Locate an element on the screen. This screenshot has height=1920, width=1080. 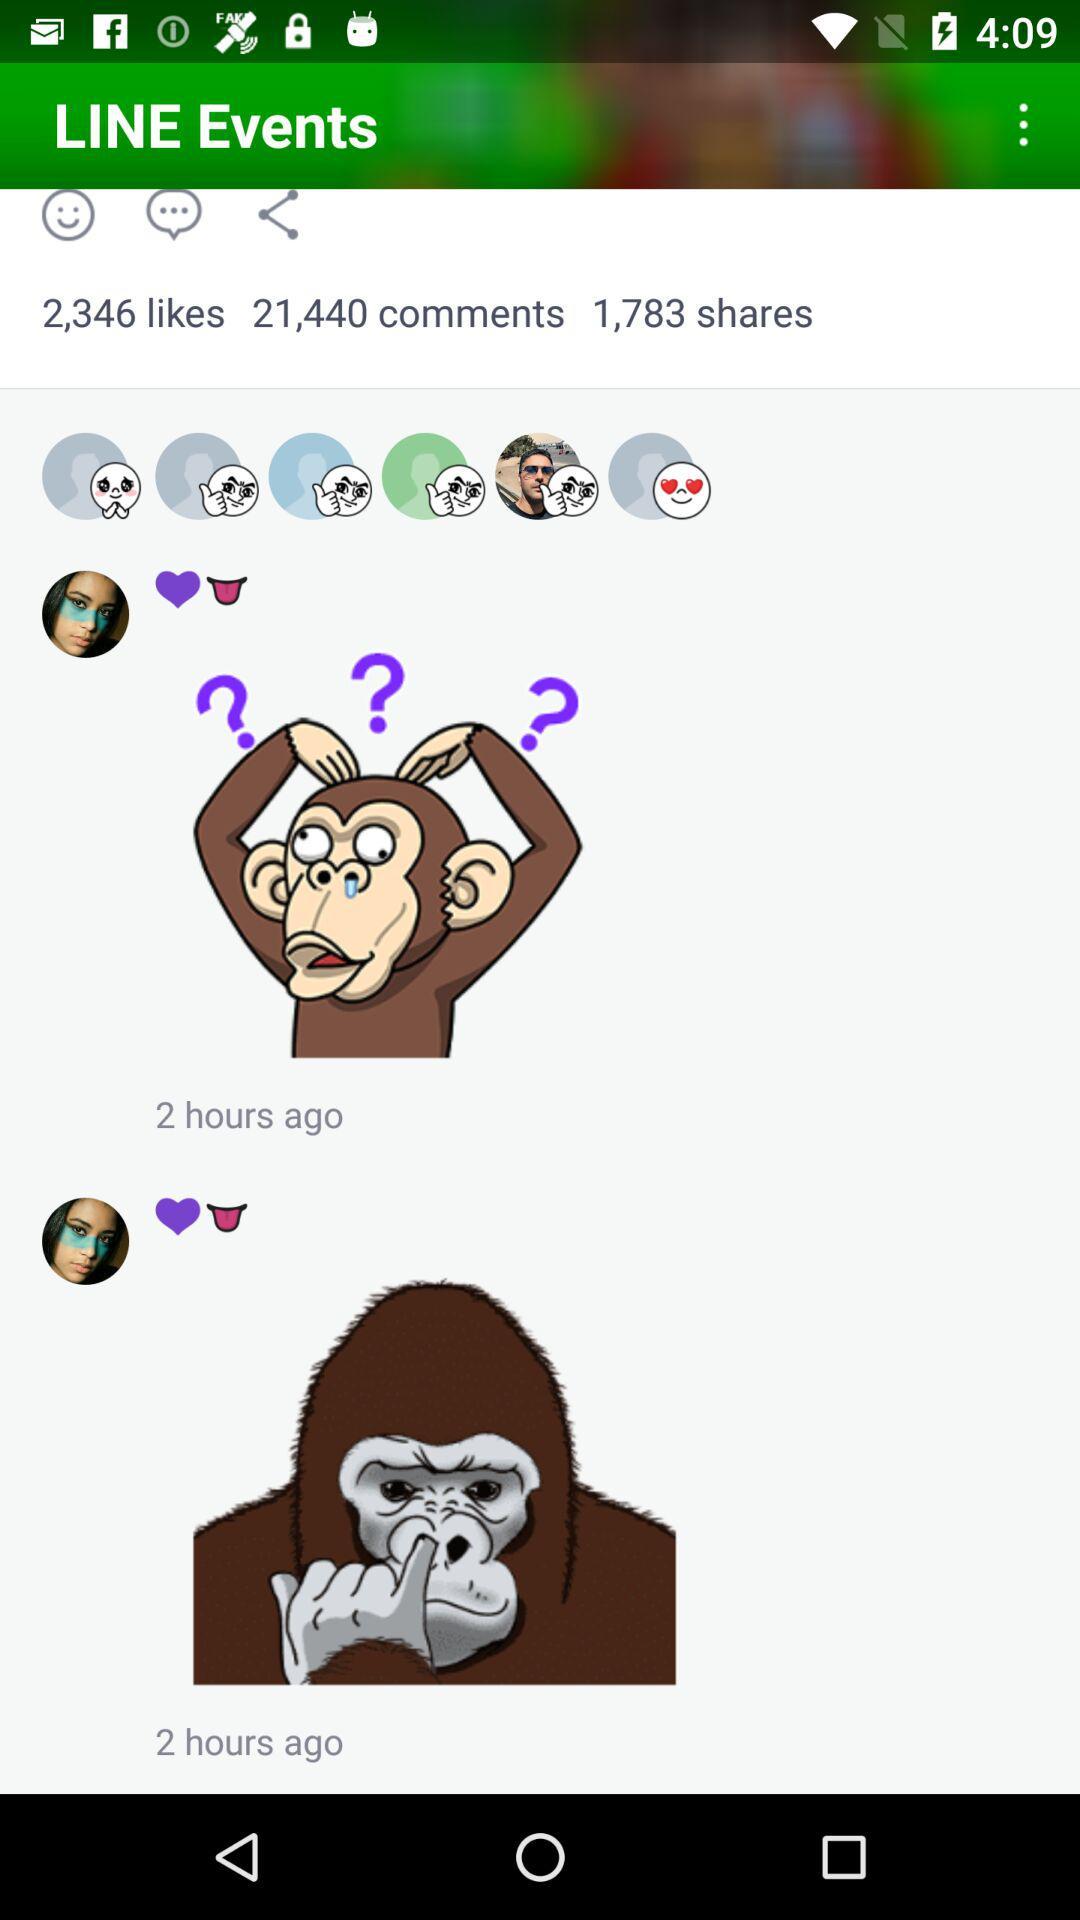
the emoji which is beside second emoji is located at coordinates (94, 476).